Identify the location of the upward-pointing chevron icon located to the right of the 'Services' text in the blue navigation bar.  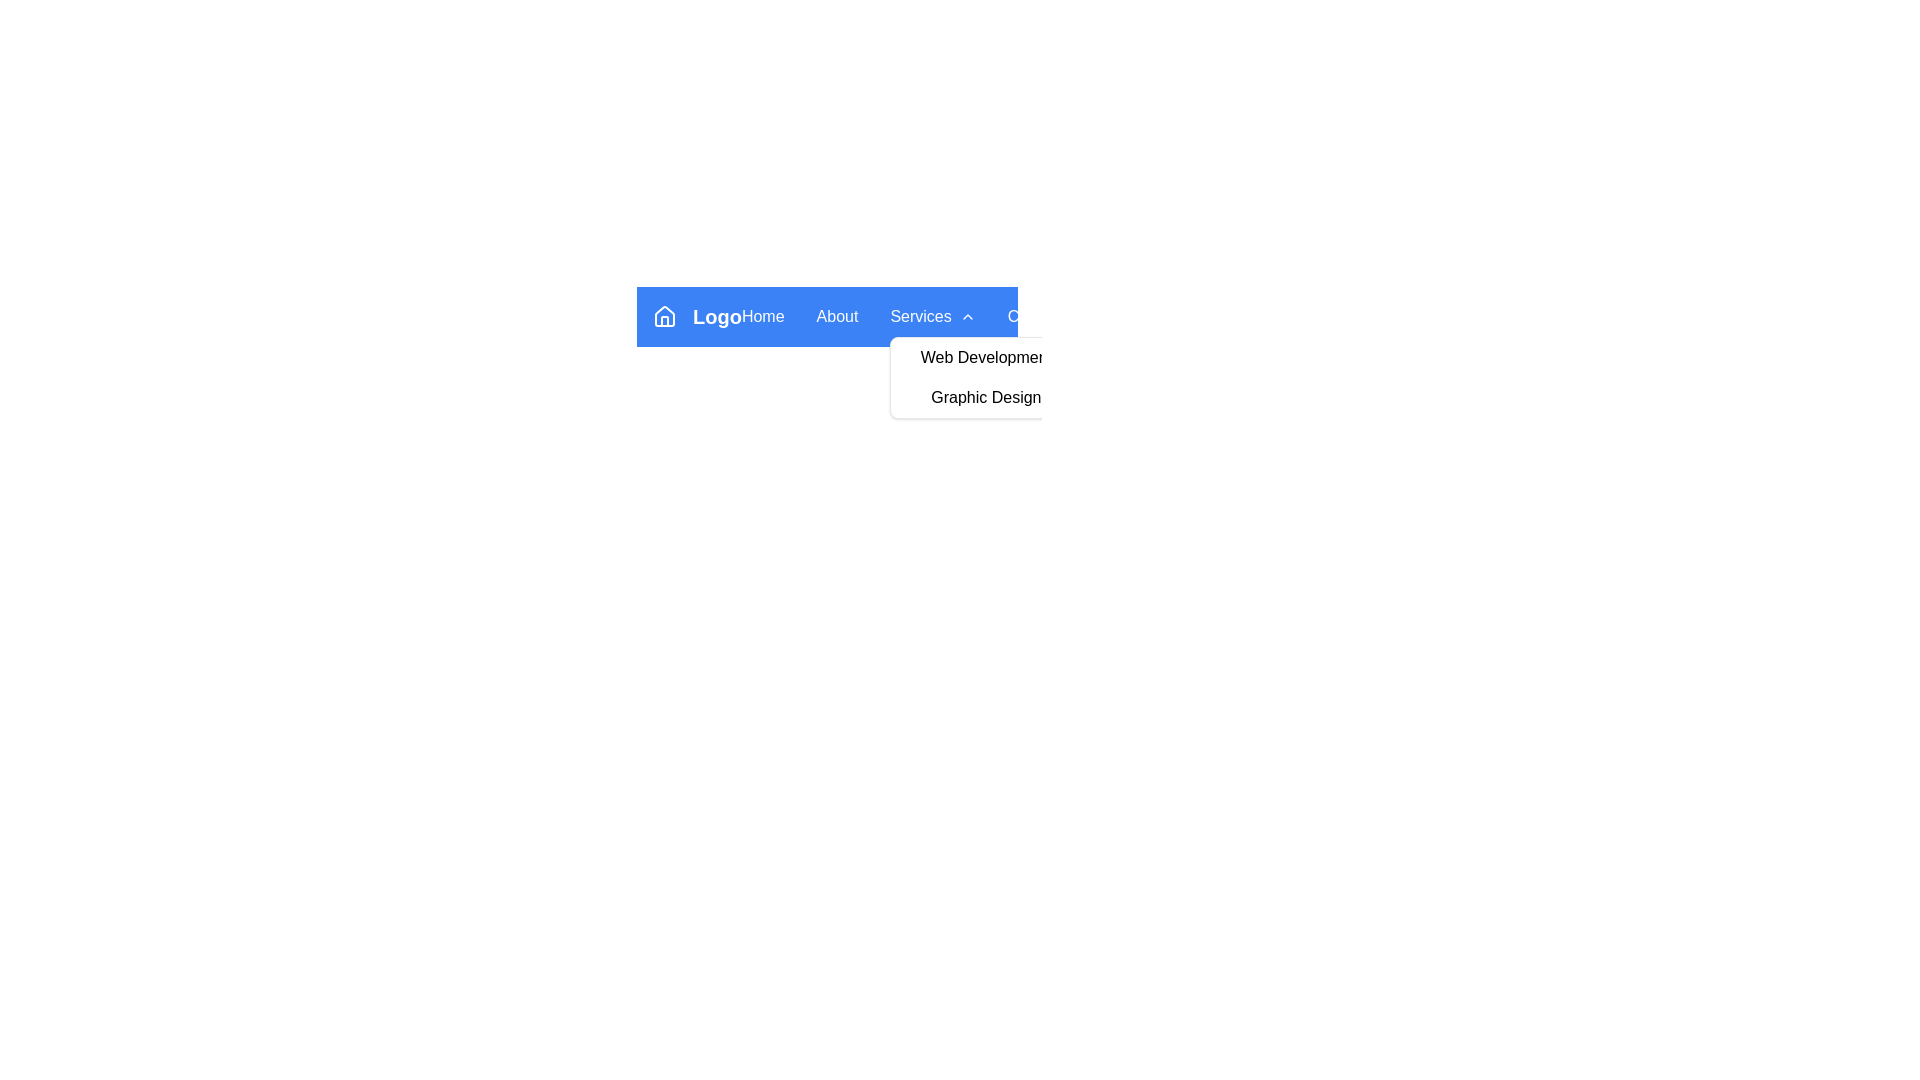
(967, 315).